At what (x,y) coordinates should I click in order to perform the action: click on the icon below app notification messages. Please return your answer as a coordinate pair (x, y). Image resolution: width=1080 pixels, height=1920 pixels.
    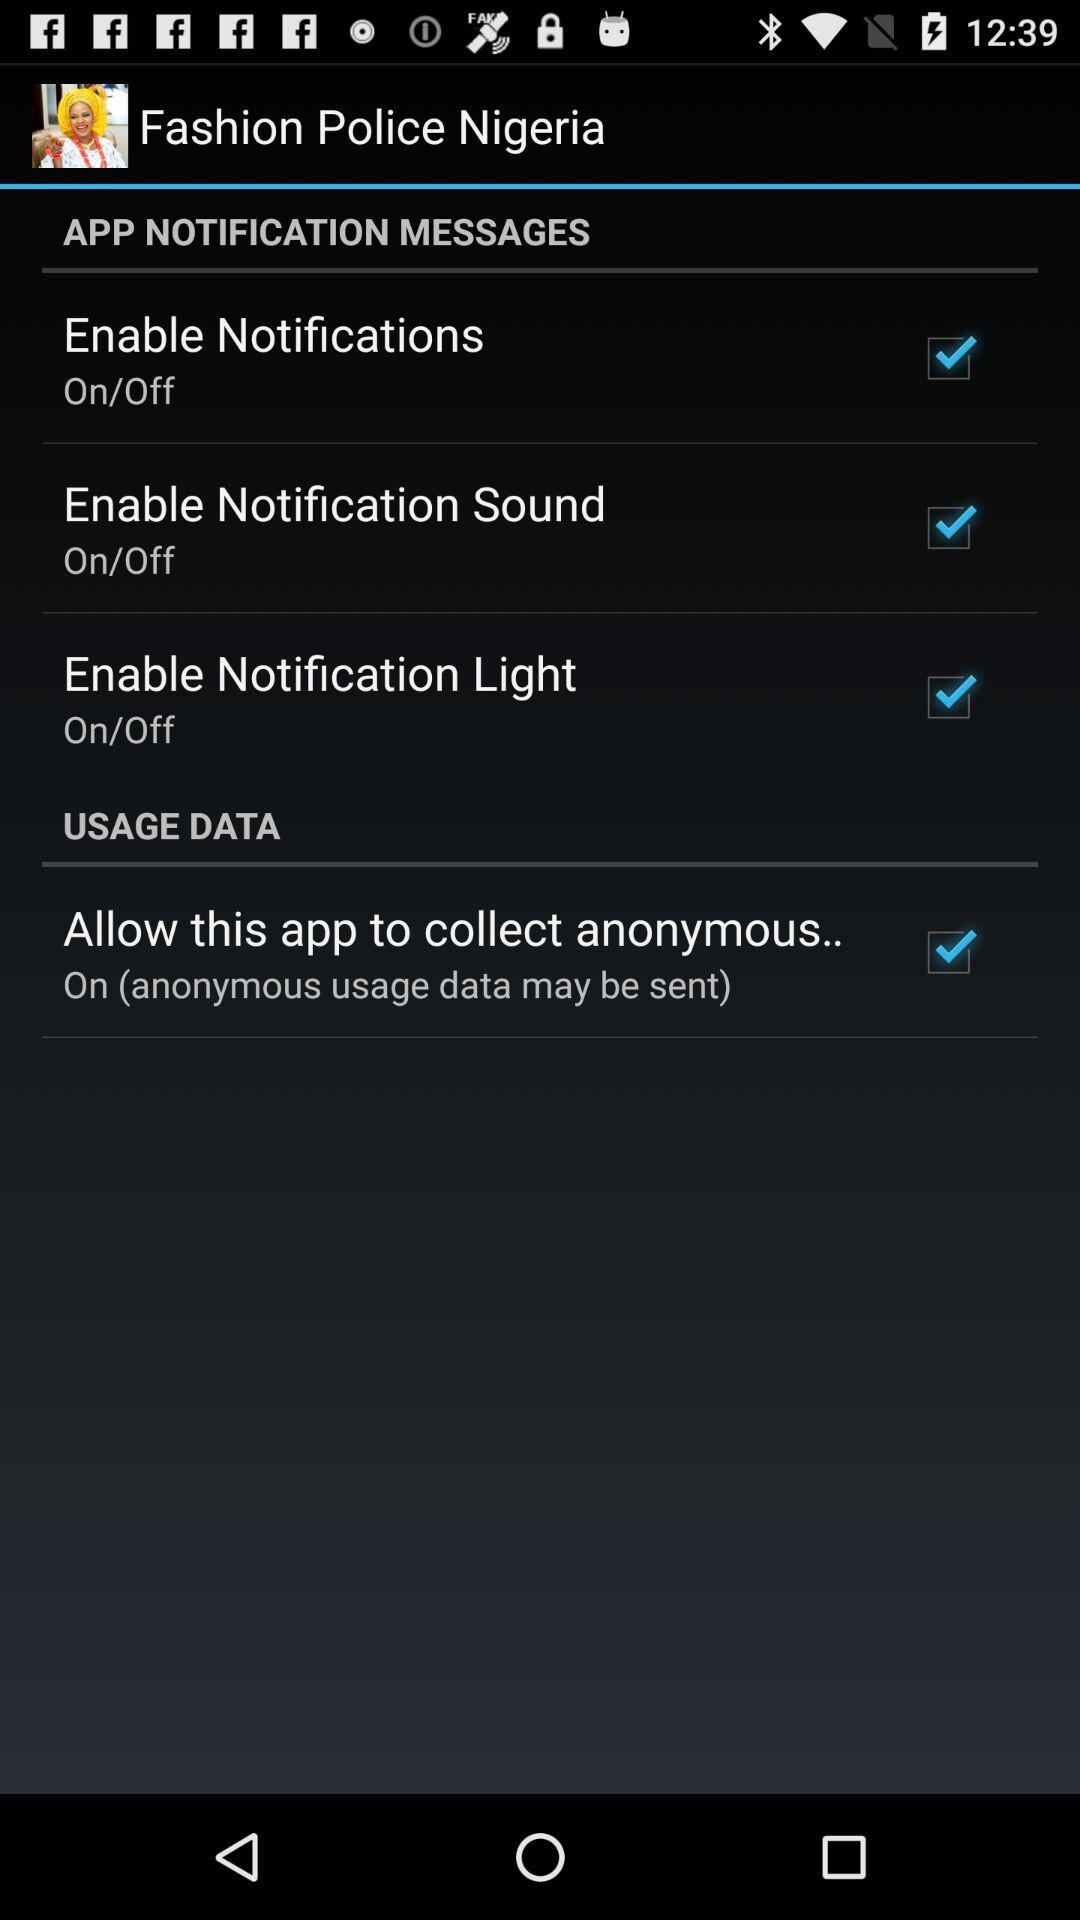
    Looking at the image, I should click on (273, 333).